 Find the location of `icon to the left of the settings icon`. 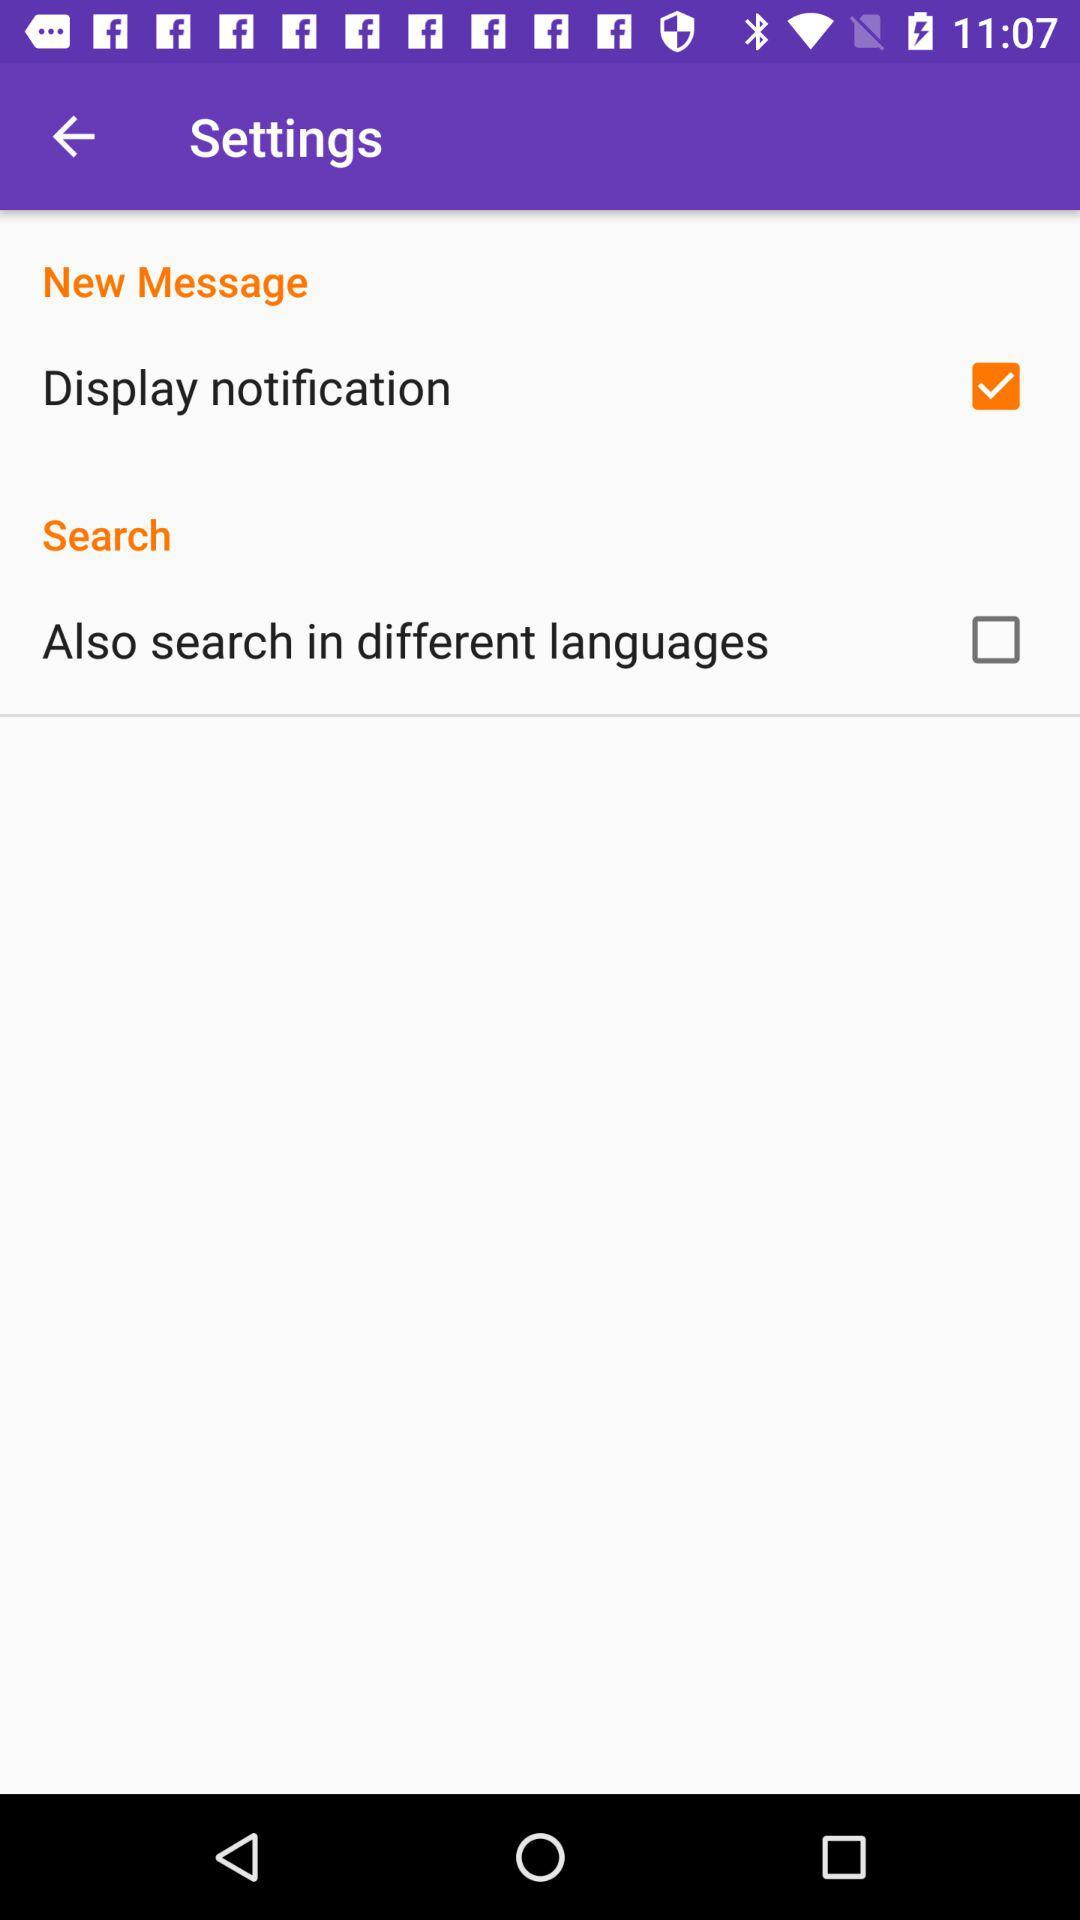

icon to the left of the settings icon is located at coordinates (72, 135).